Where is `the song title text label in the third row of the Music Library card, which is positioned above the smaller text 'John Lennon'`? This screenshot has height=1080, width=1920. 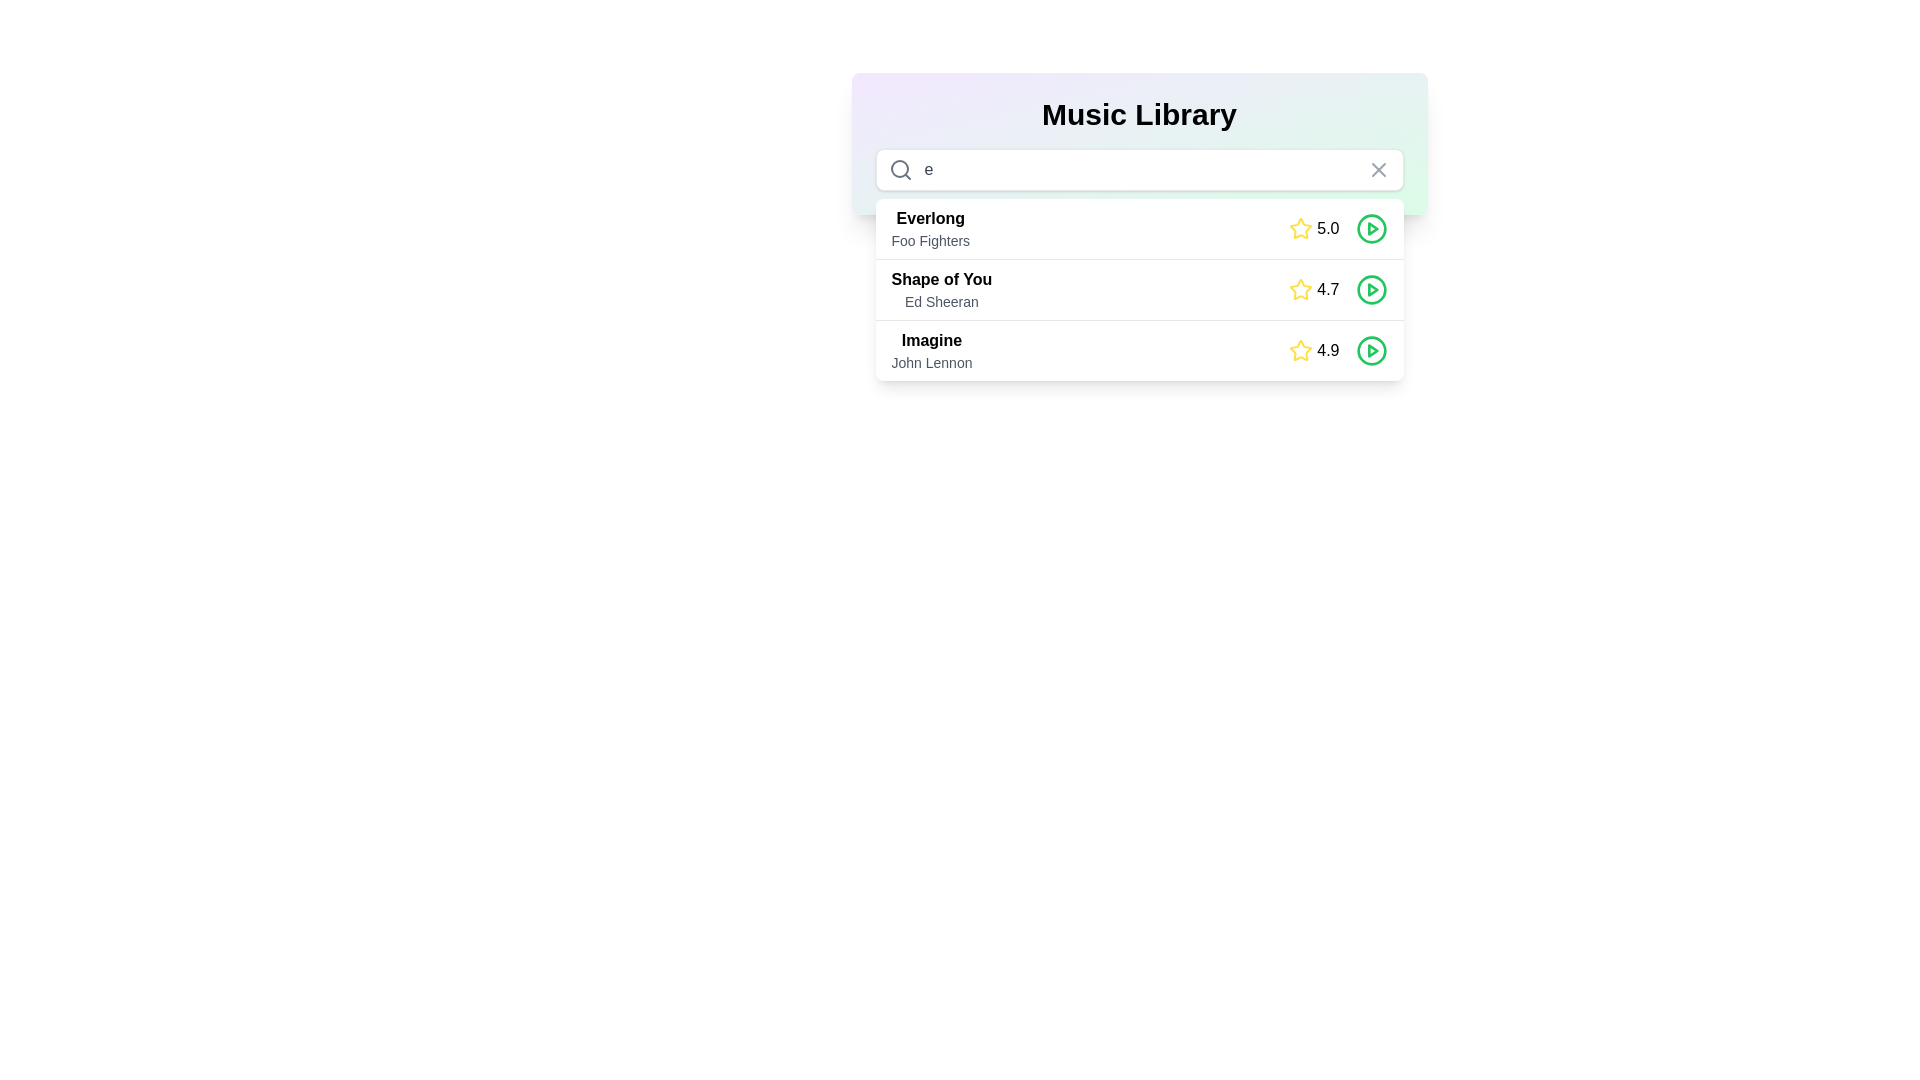
the song title text label in the third row of the Music Library card, which is positioned above the smaller text 'John Lennon' is located at coordinates (930, 339).